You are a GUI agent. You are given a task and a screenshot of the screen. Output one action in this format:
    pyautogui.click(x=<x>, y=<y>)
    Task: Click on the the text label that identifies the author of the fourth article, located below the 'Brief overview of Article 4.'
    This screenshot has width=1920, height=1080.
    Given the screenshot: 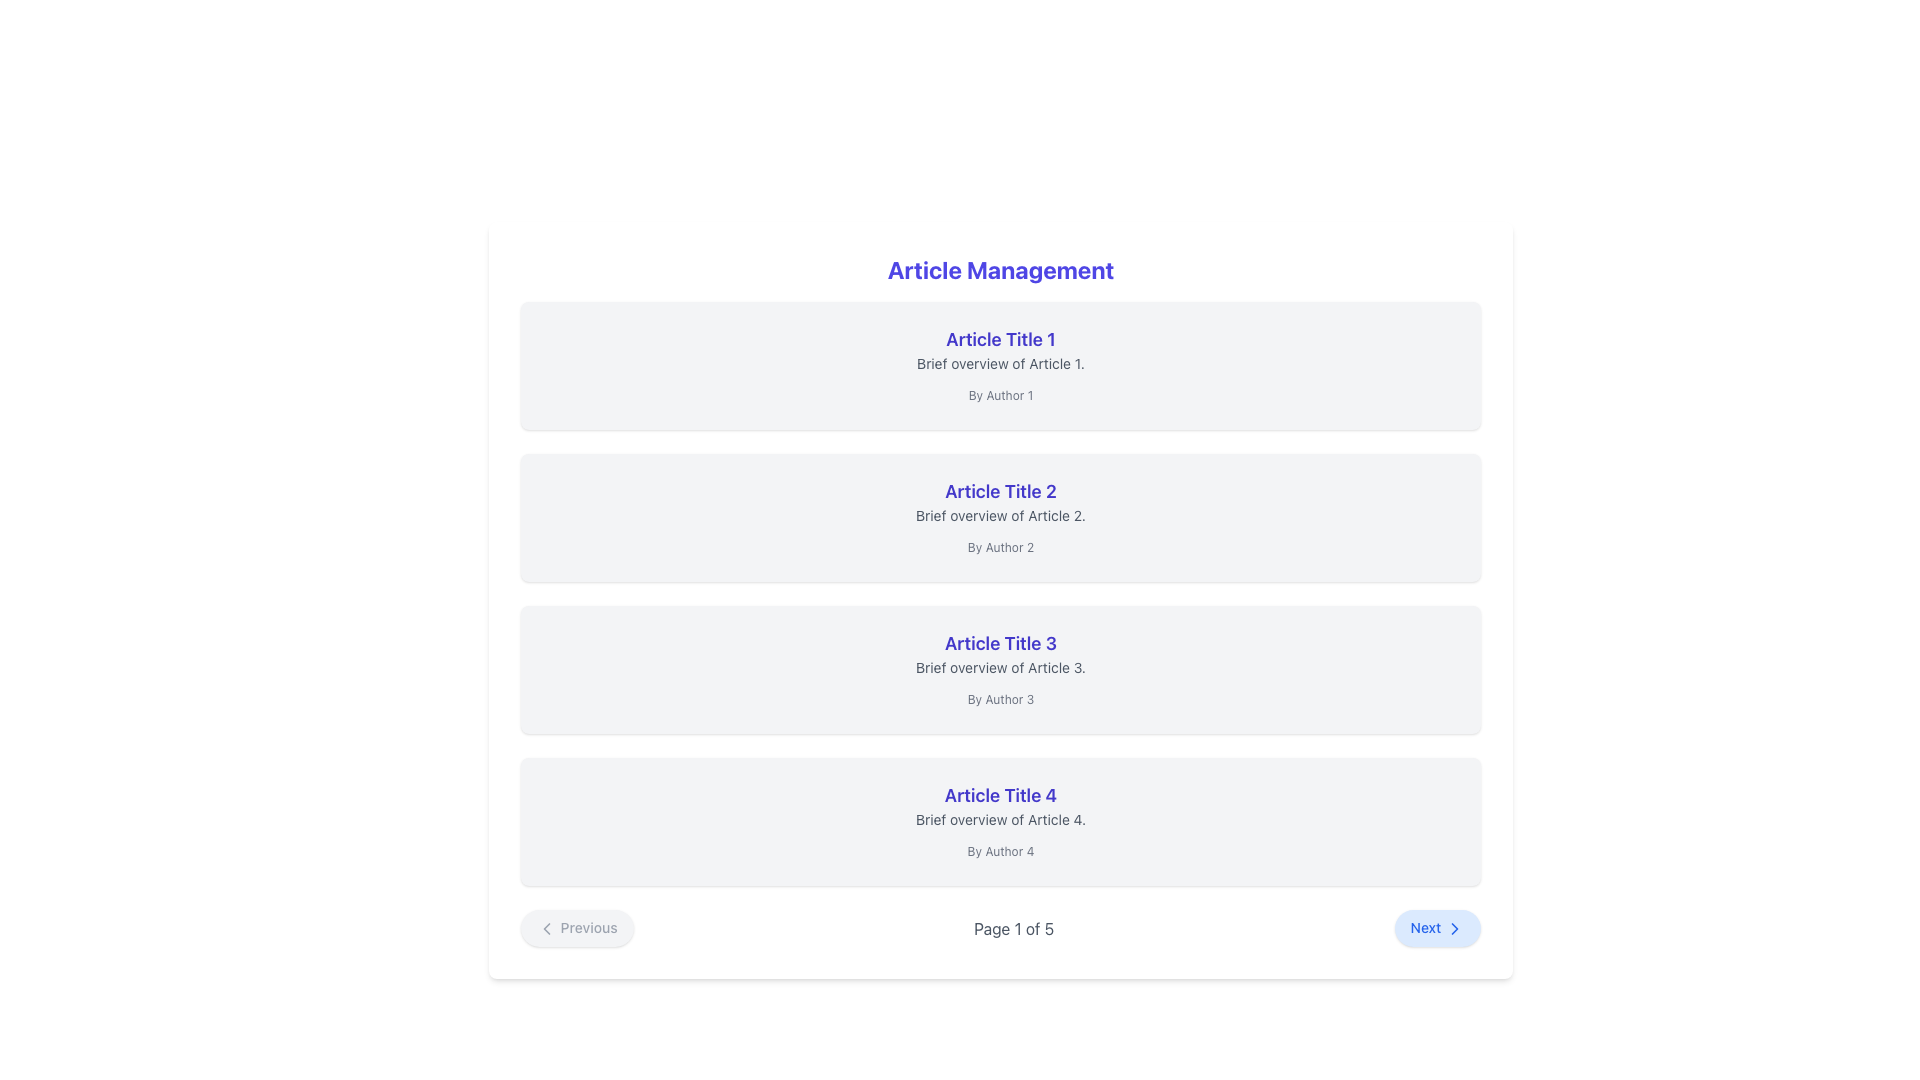 What is the action you would take?
    pyautogui.click(x=1000, y=851)
    